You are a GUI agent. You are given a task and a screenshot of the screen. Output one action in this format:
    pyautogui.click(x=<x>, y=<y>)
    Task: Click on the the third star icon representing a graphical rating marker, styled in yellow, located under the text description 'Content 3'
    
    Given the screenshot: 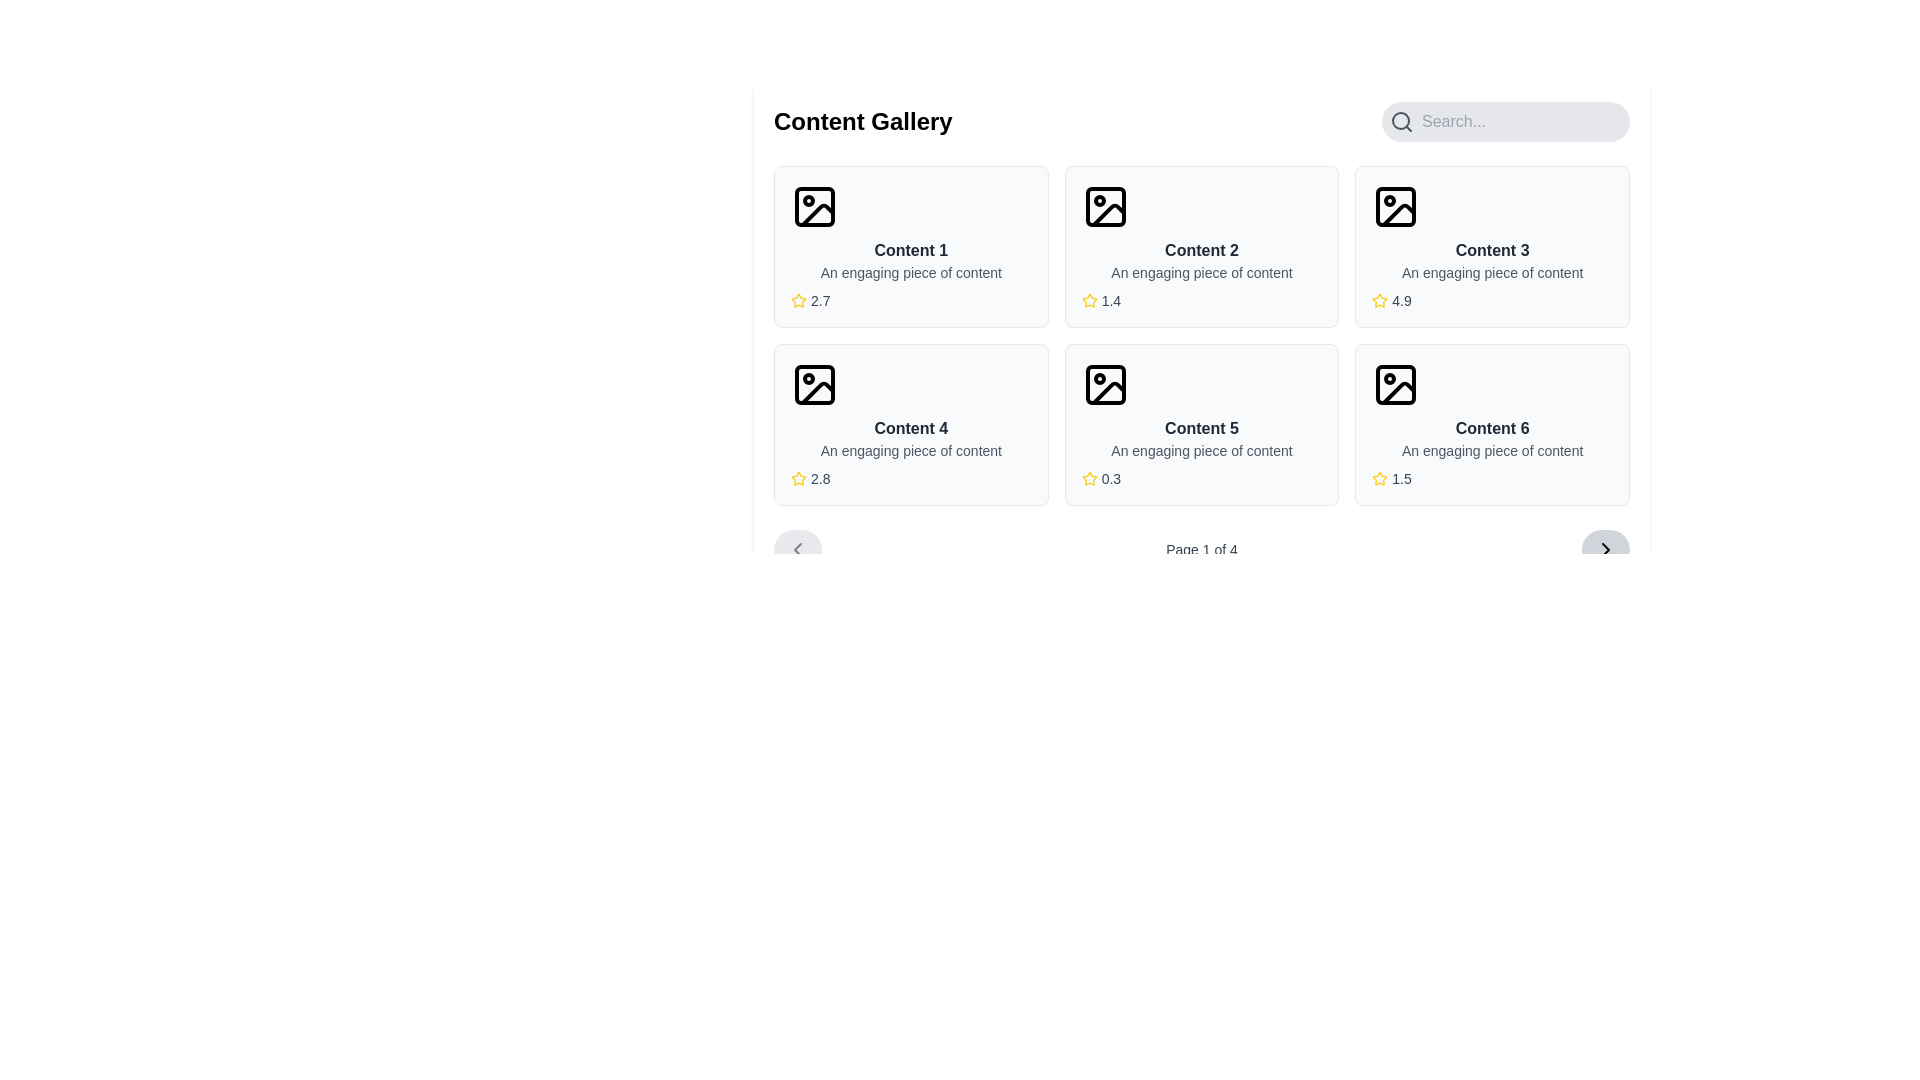 What is the action you would take?
    pyautogui.click(x=1379, y=300)
    